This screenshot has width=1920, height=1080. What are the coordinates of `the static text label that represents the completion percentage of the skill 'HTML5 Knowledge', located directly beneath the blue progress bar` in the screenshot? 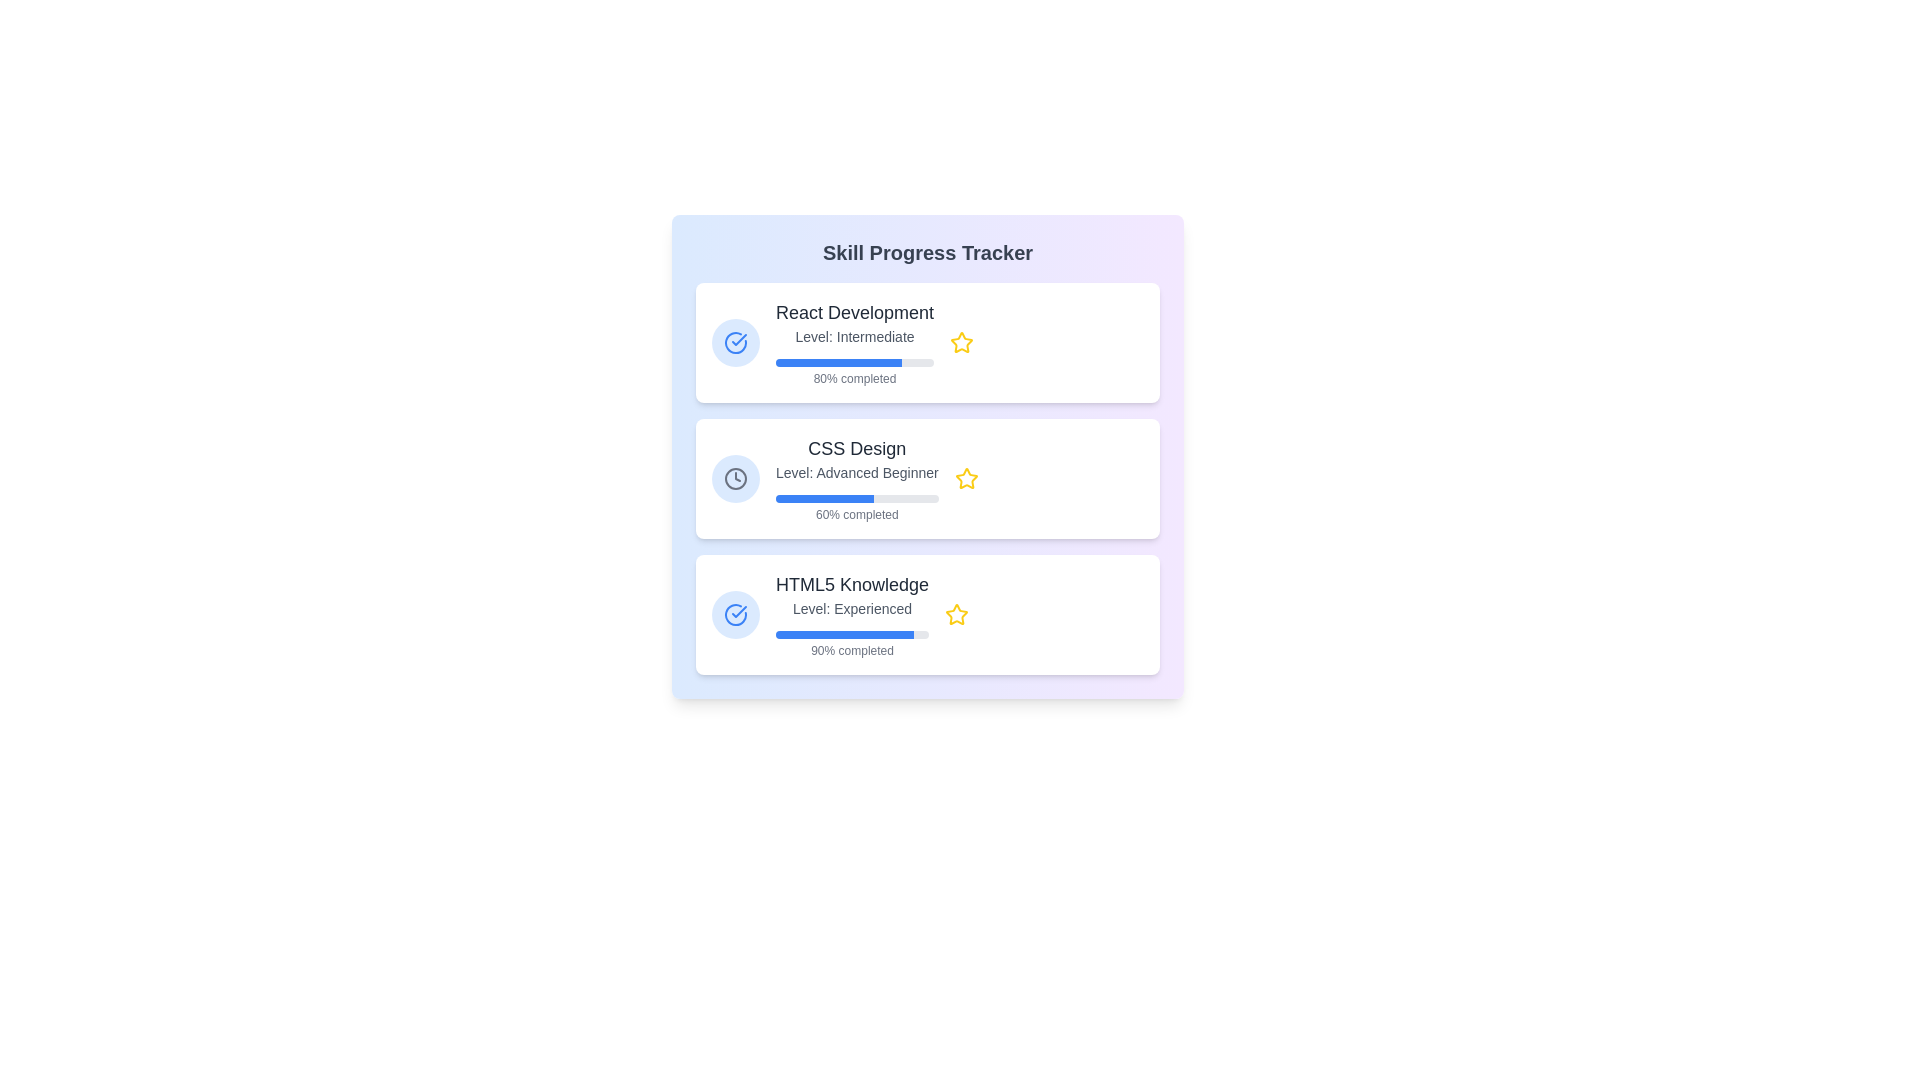 It's located at (852, 643).